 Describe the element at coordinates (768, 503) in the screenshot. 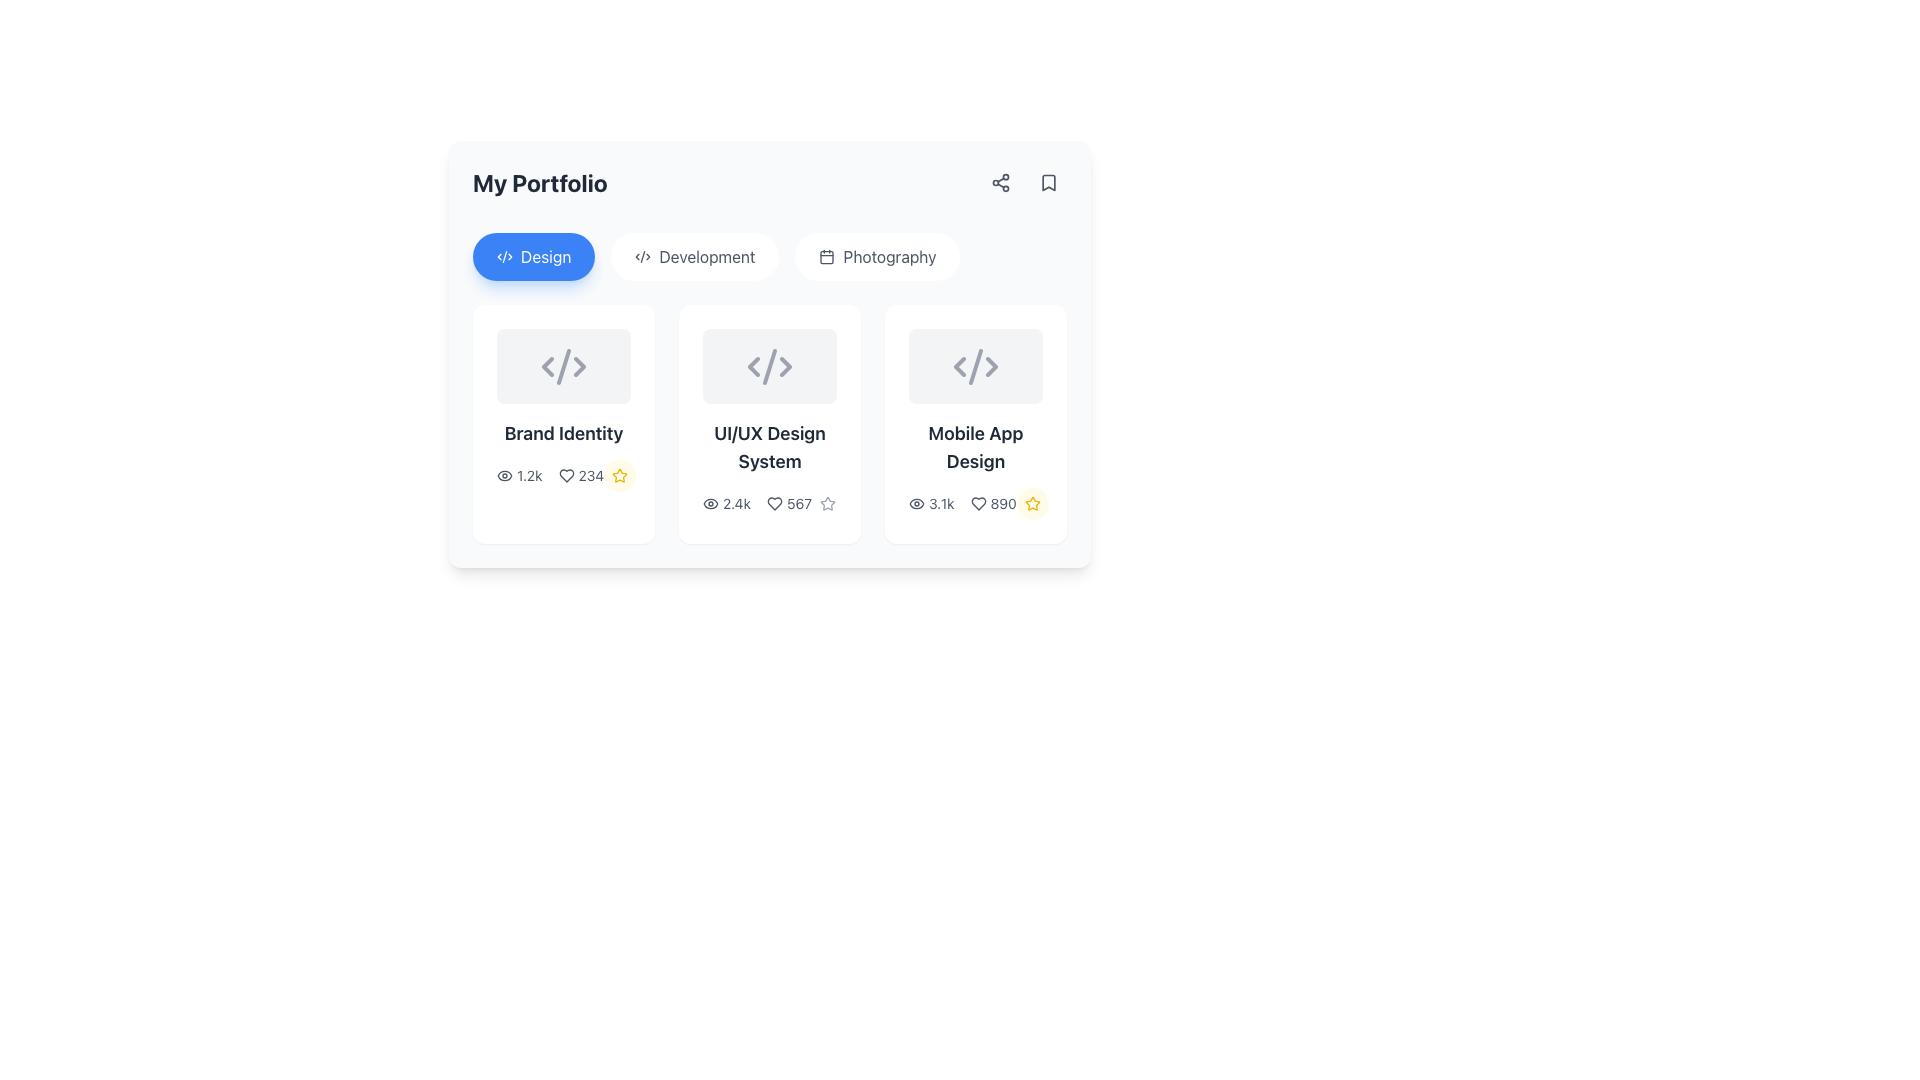

I see `the individual icons in the Informative statistic bar located at the bottom of the 'UI/UX Design System' card in the second column, which displays views, likes, and ratings` at that location.